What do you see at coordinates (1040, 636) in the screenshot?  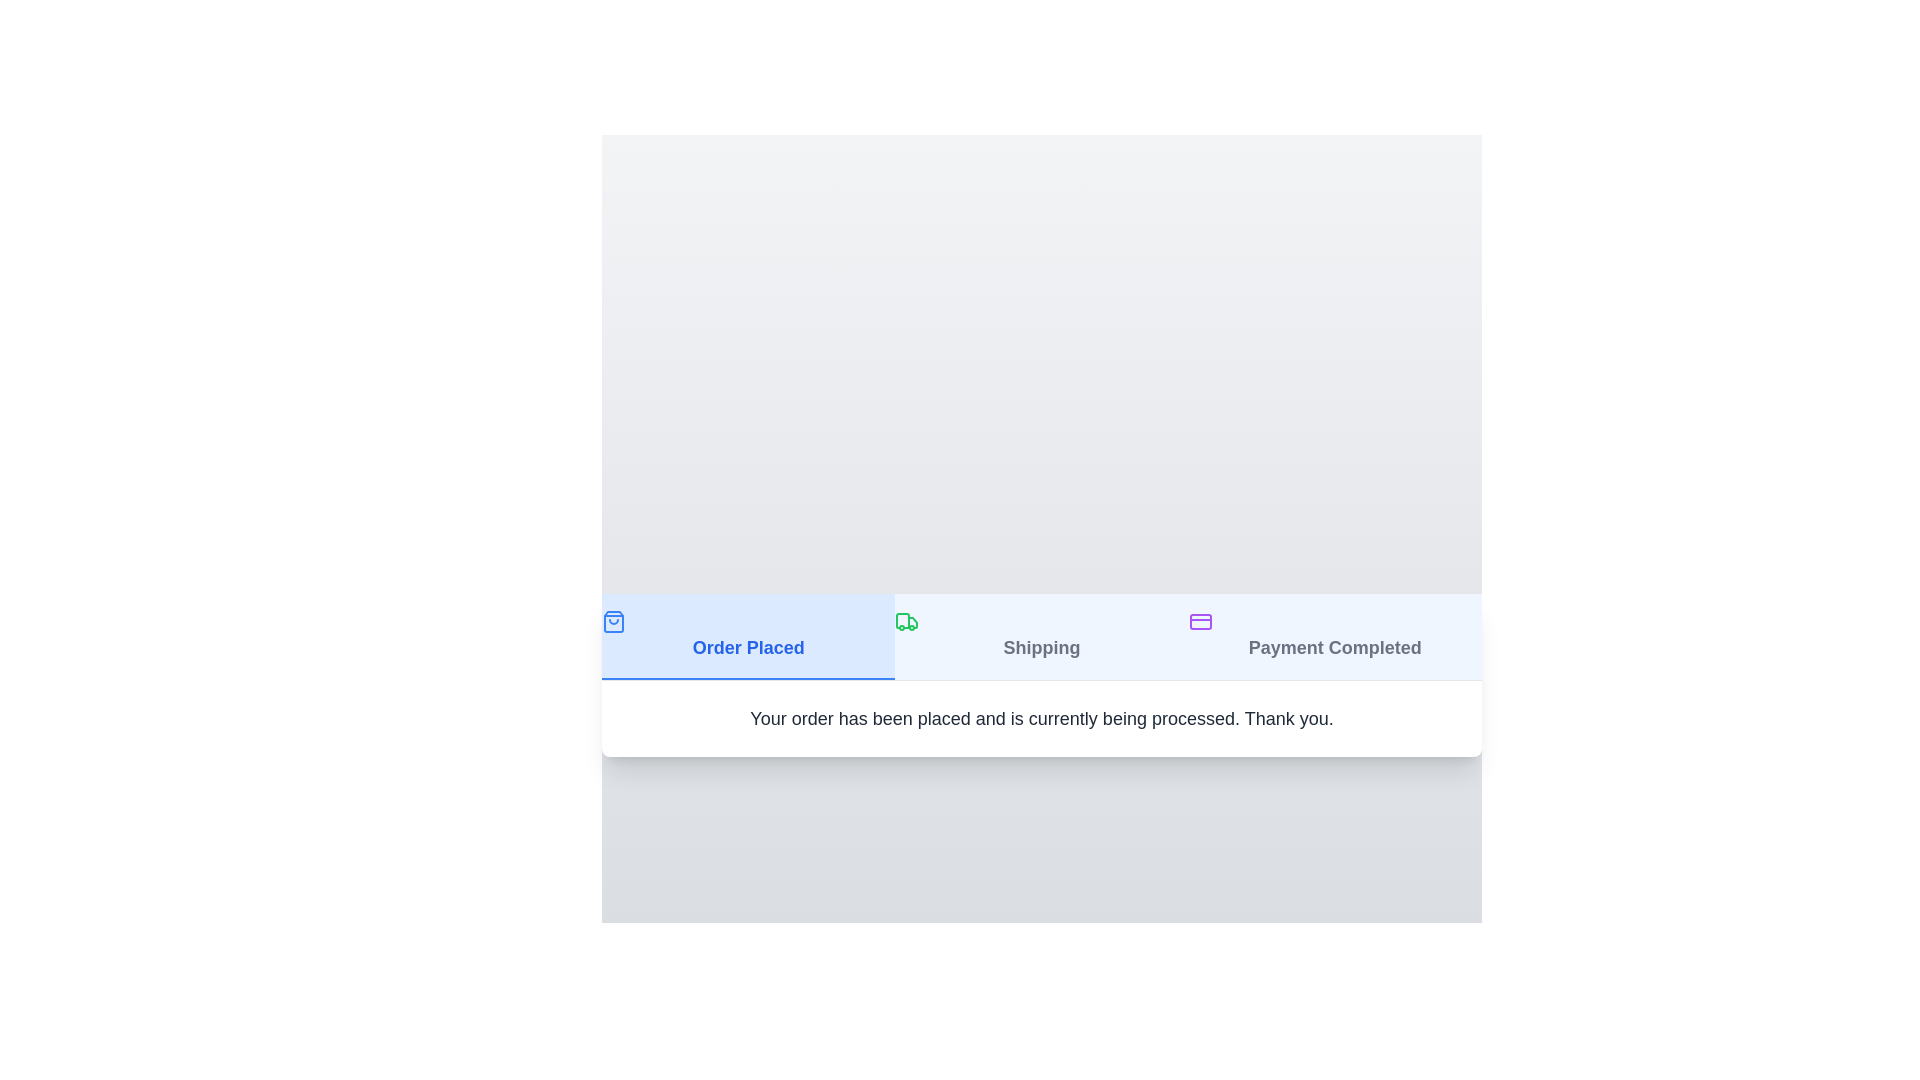 I see `the tab labeled 'Shipping' to observe its hover effect` at bounding box center [1040, 636].